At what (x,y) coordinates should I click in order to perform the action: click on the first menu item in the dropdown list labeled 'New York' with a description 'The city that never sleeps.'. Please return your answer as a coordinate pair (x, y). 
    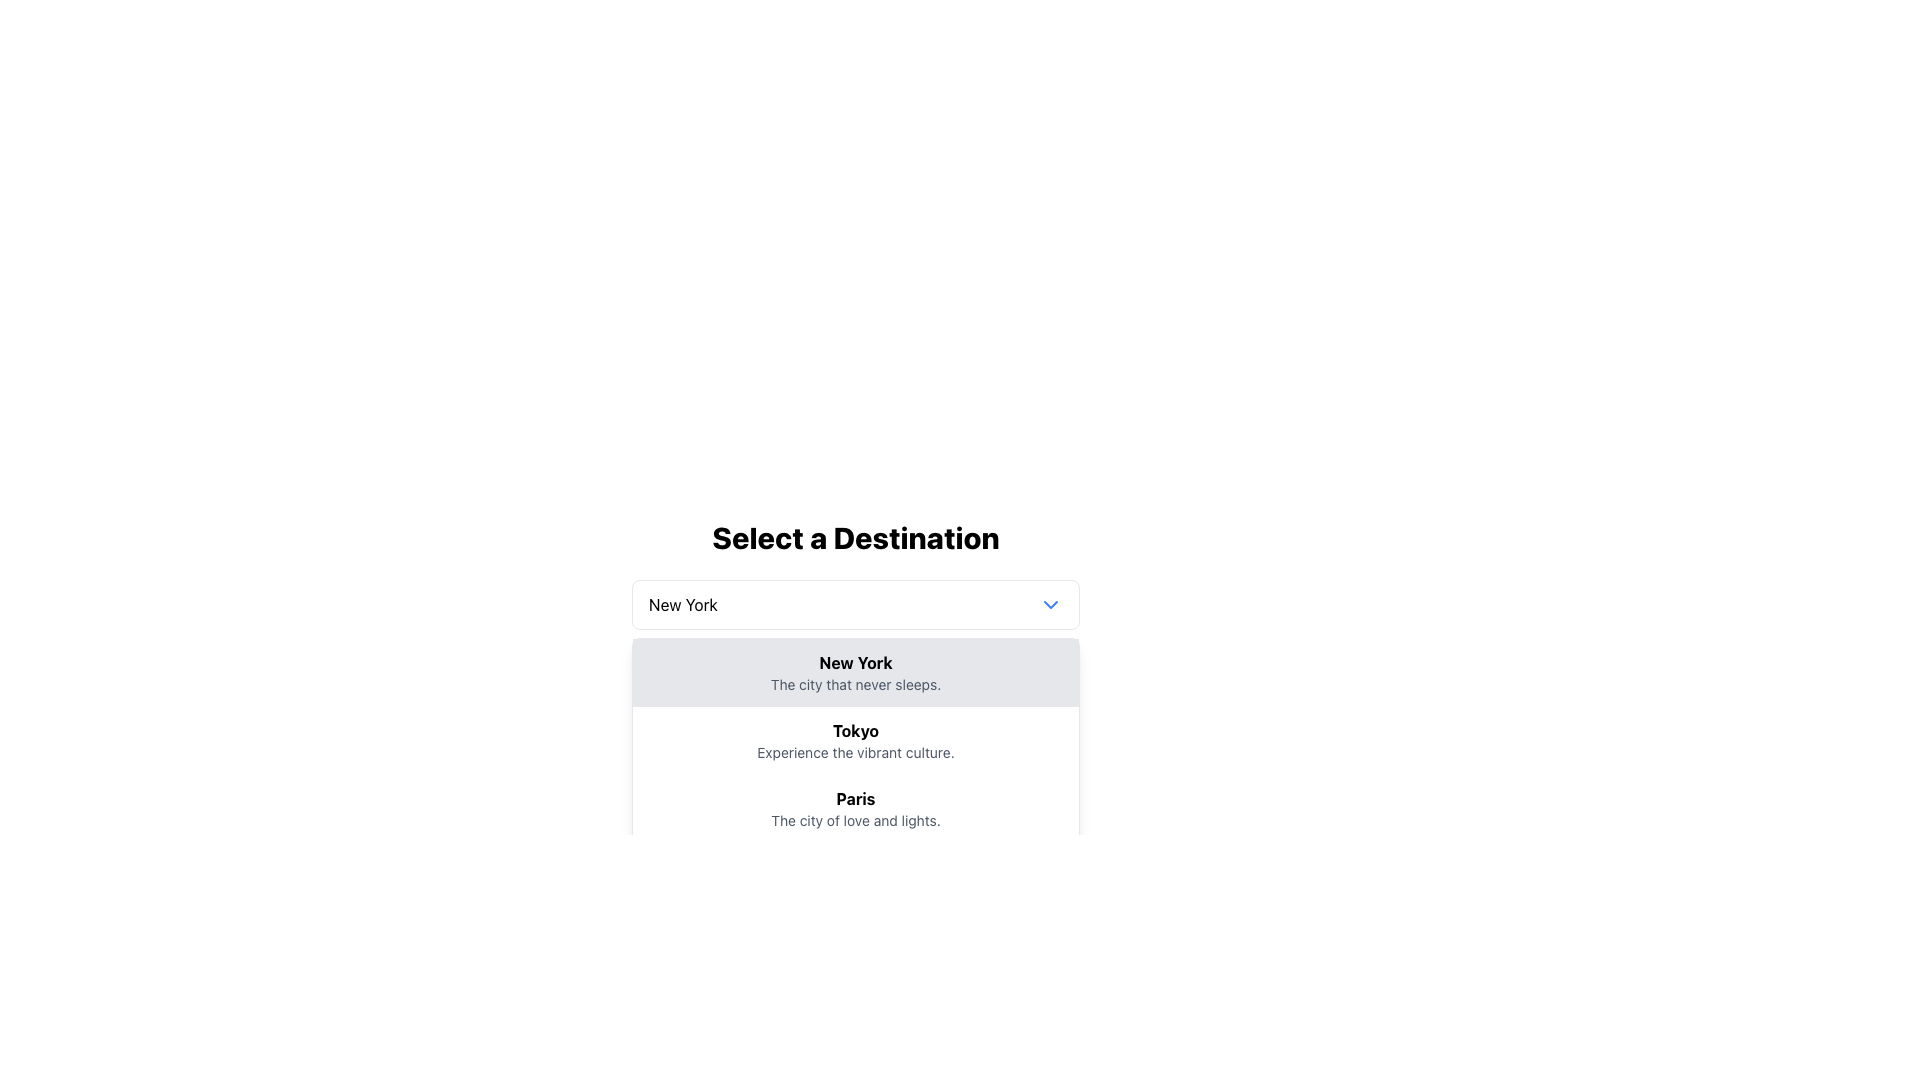
    Looking at the image, I should click on (855, 672).